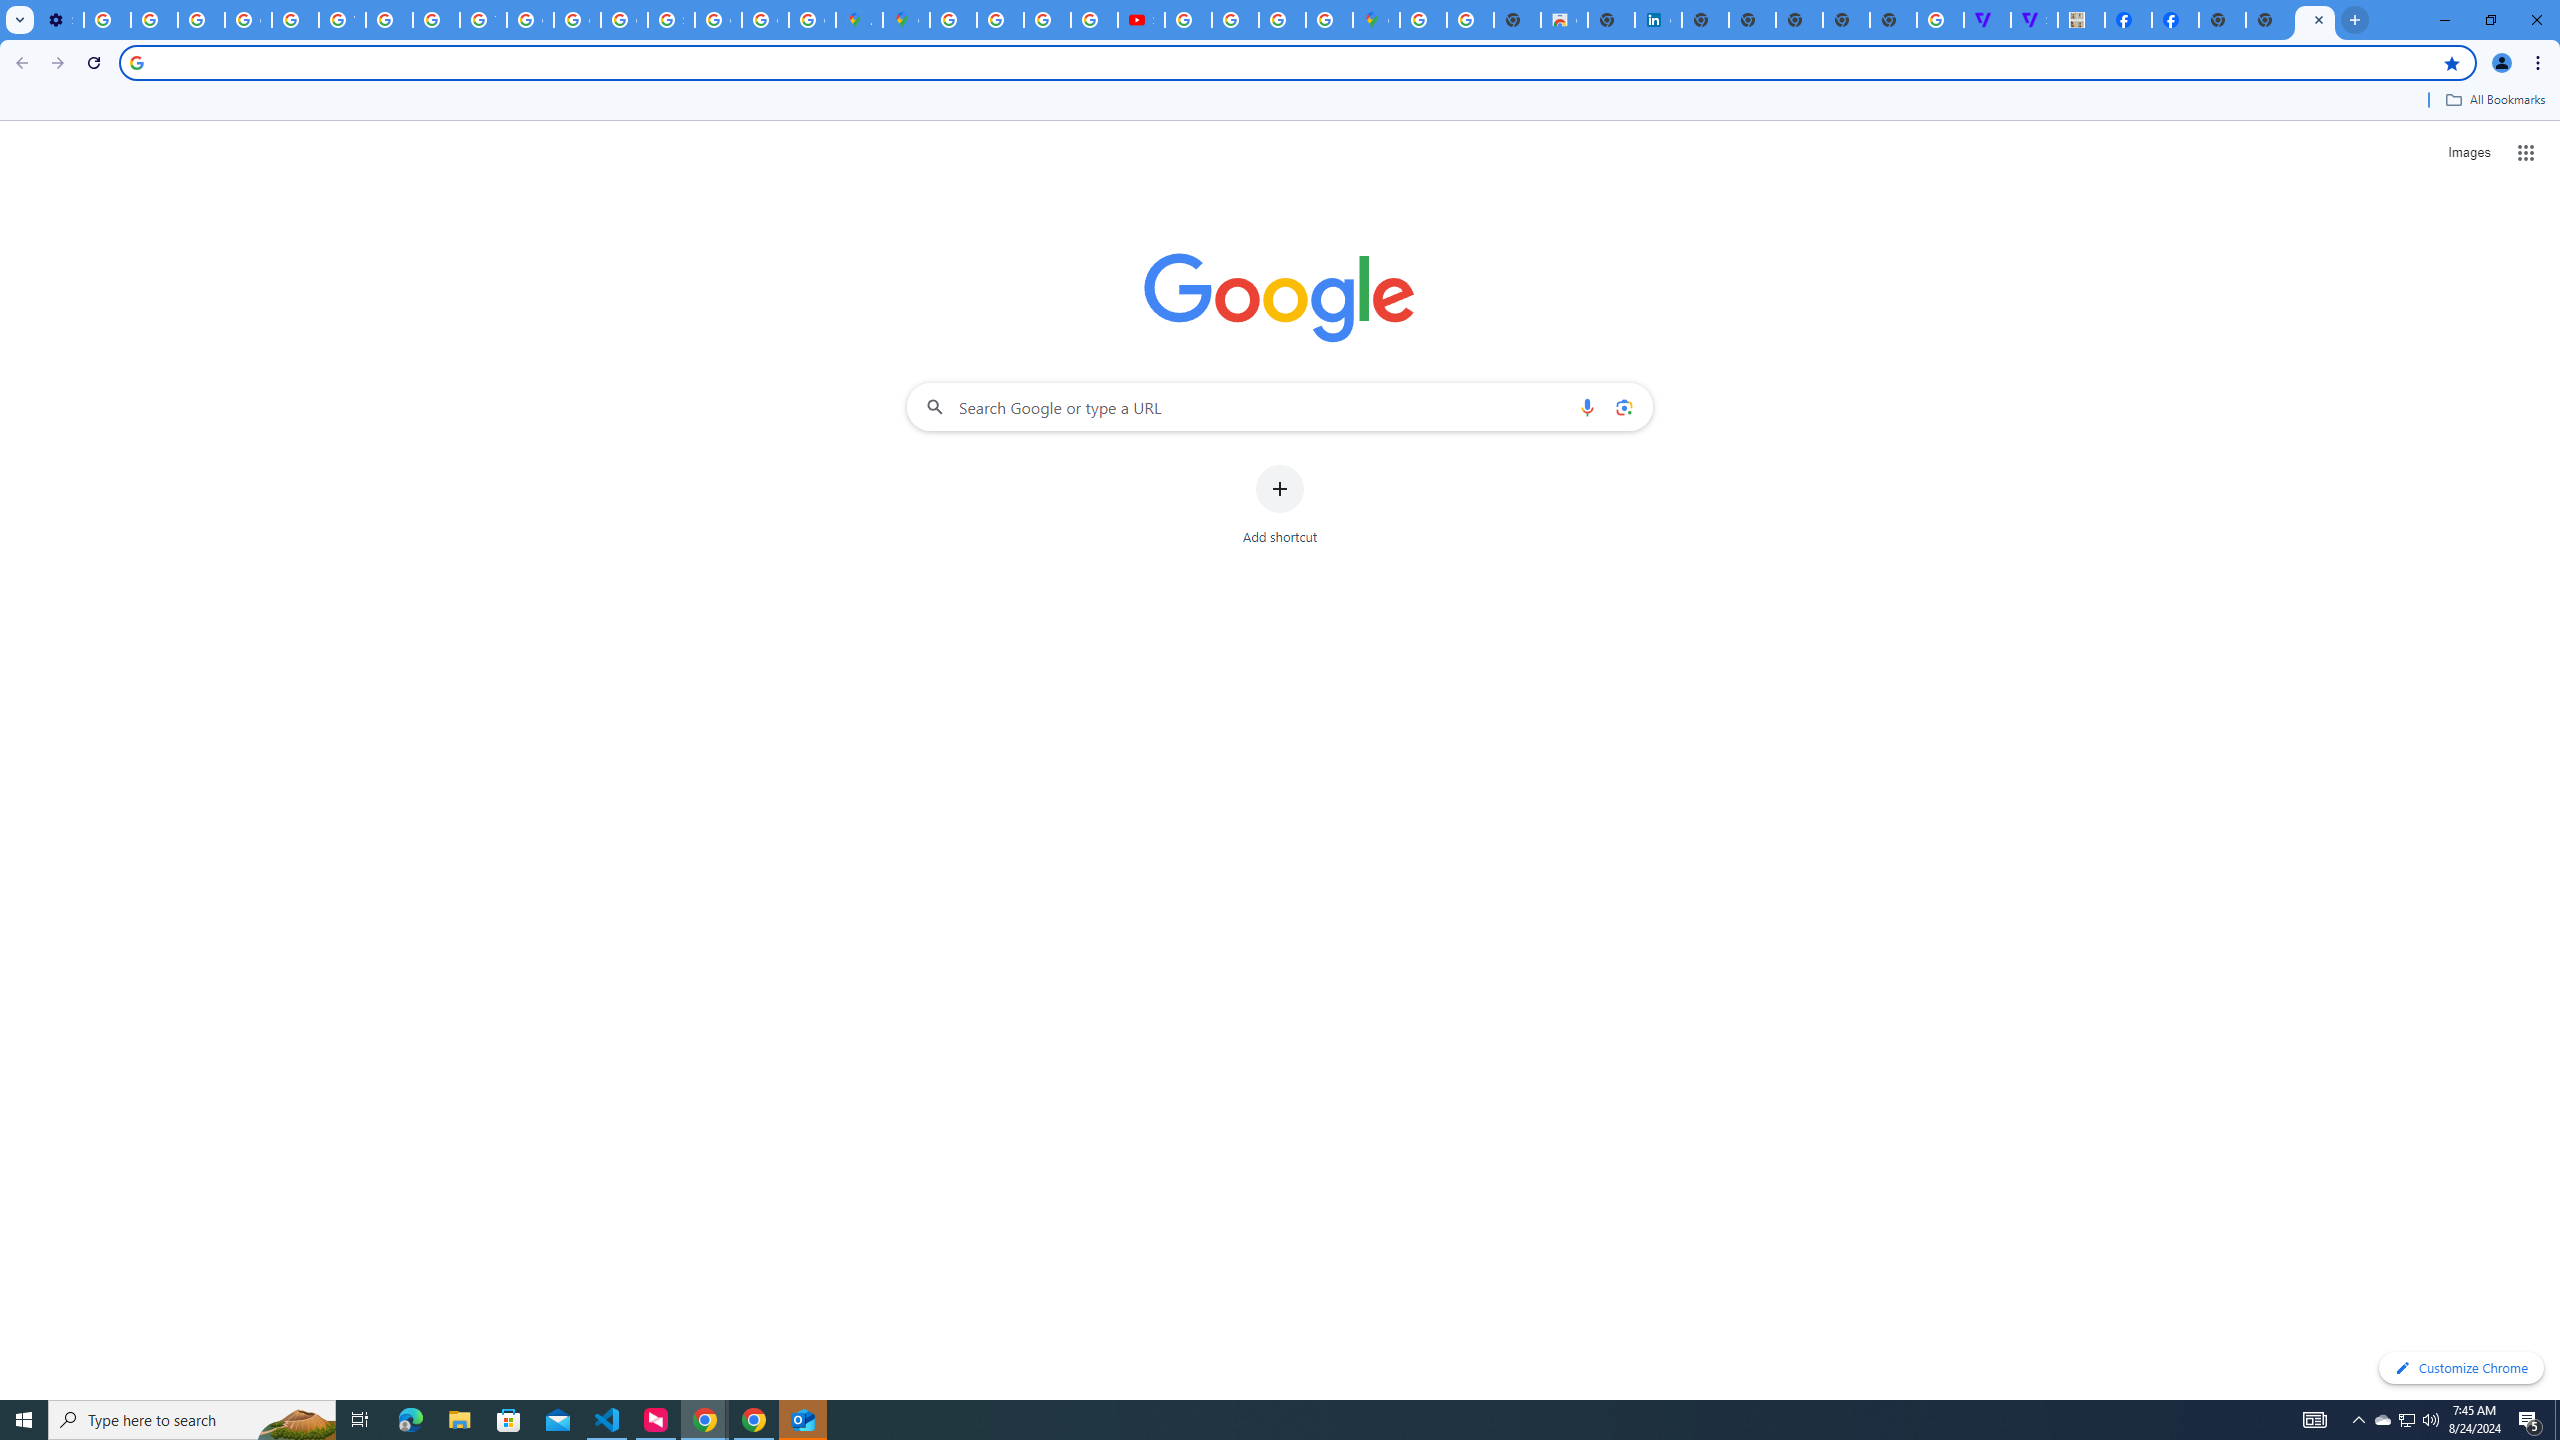 The width and height of the screenshot is (2560, 1440). What do you see at coordinates (2221, 19) in the screenshot?
I see `'New Tab'` at bounding box center [2221, 19].